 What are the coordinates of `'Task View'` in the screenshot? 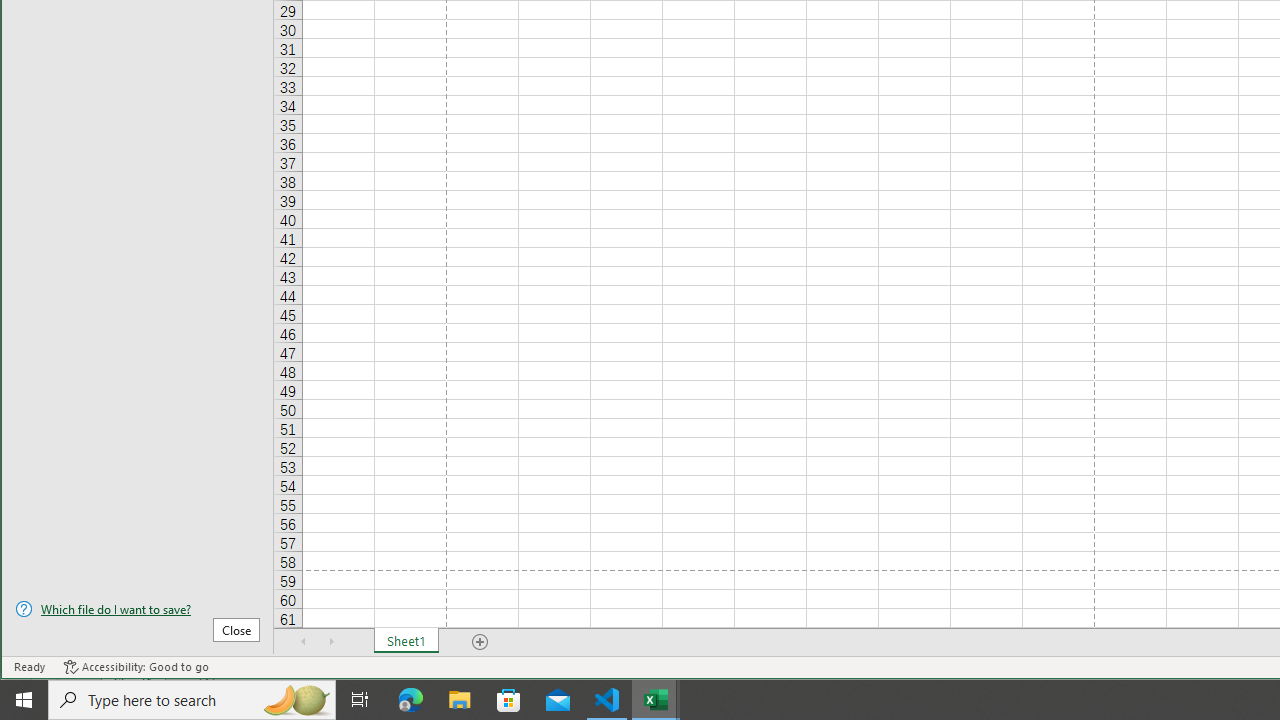 It's located at (359, 698).